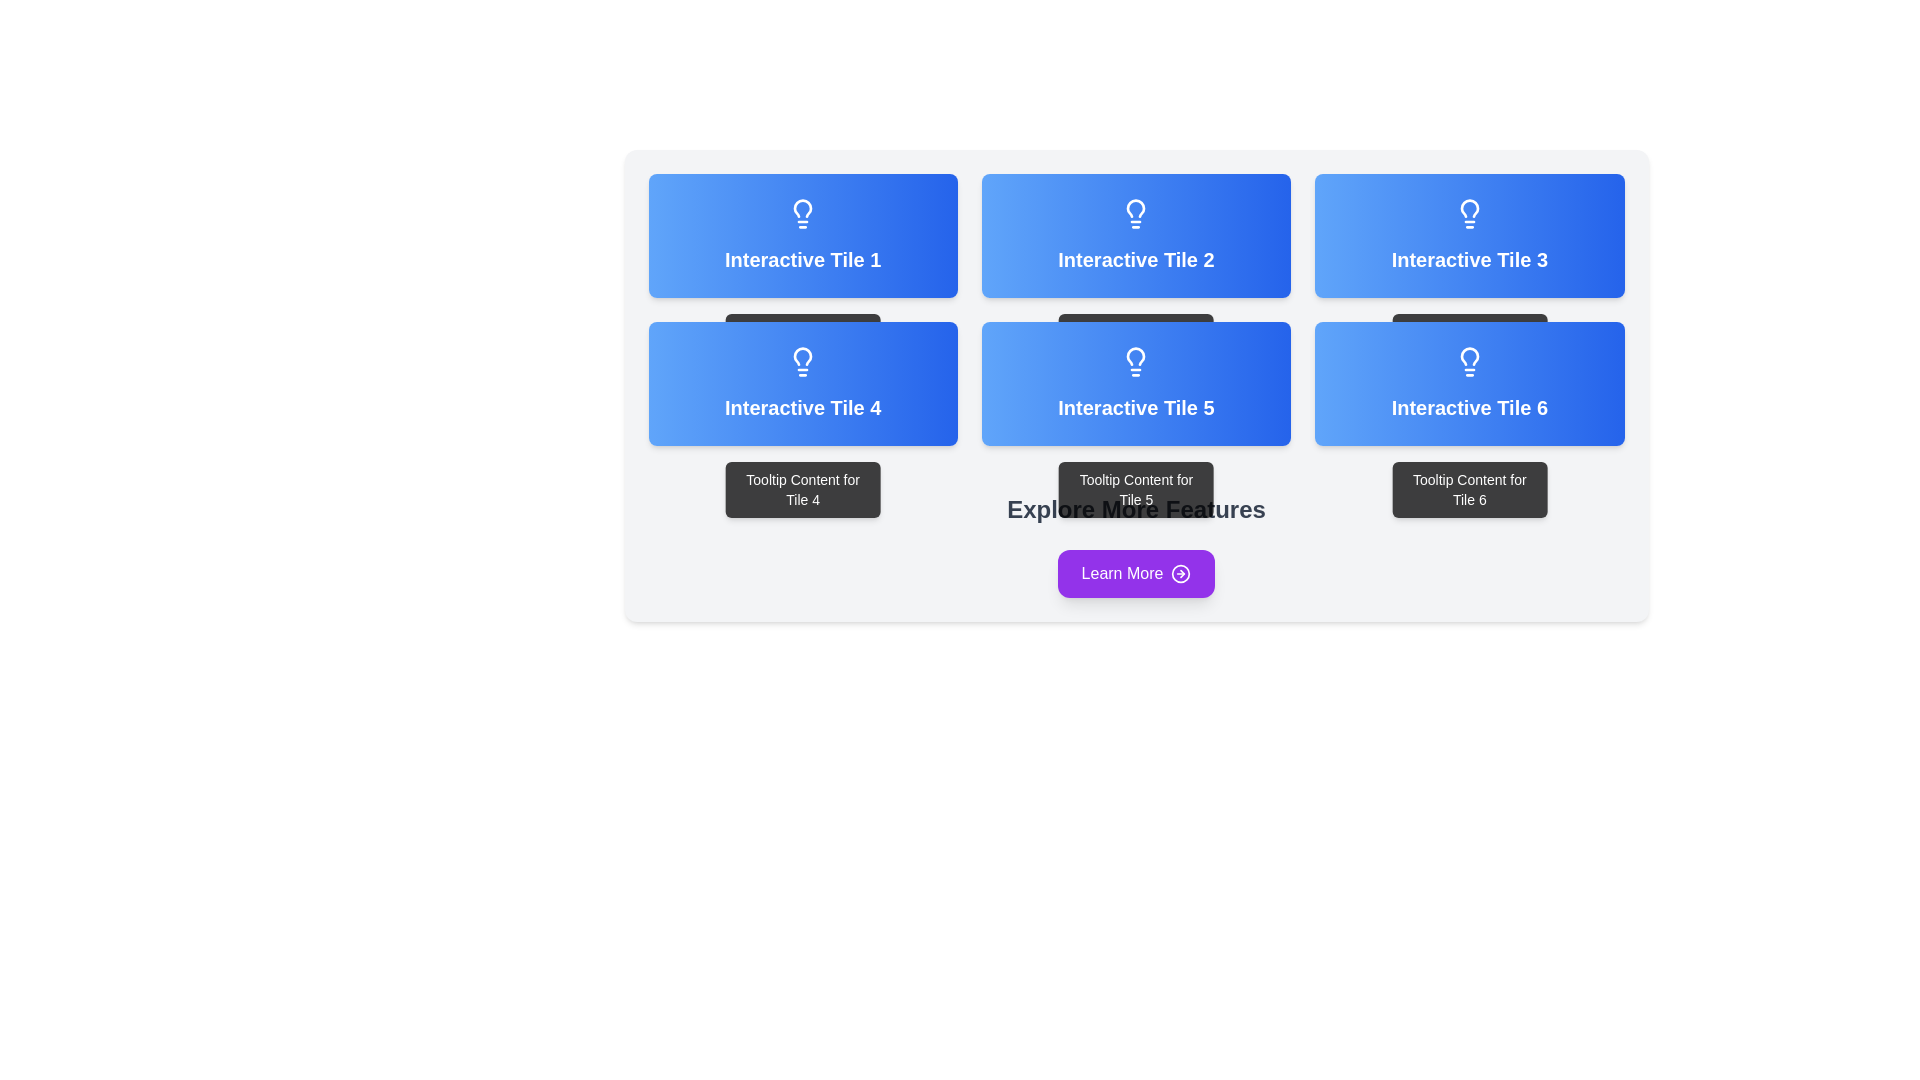 This screenshot has width=1920, height=1080. I want to click on the bold text labeled 'Interactive Tile 3' which is displayed in white on a gradient blue background, located in the top-right tile of the grid, so click(1469, 258).